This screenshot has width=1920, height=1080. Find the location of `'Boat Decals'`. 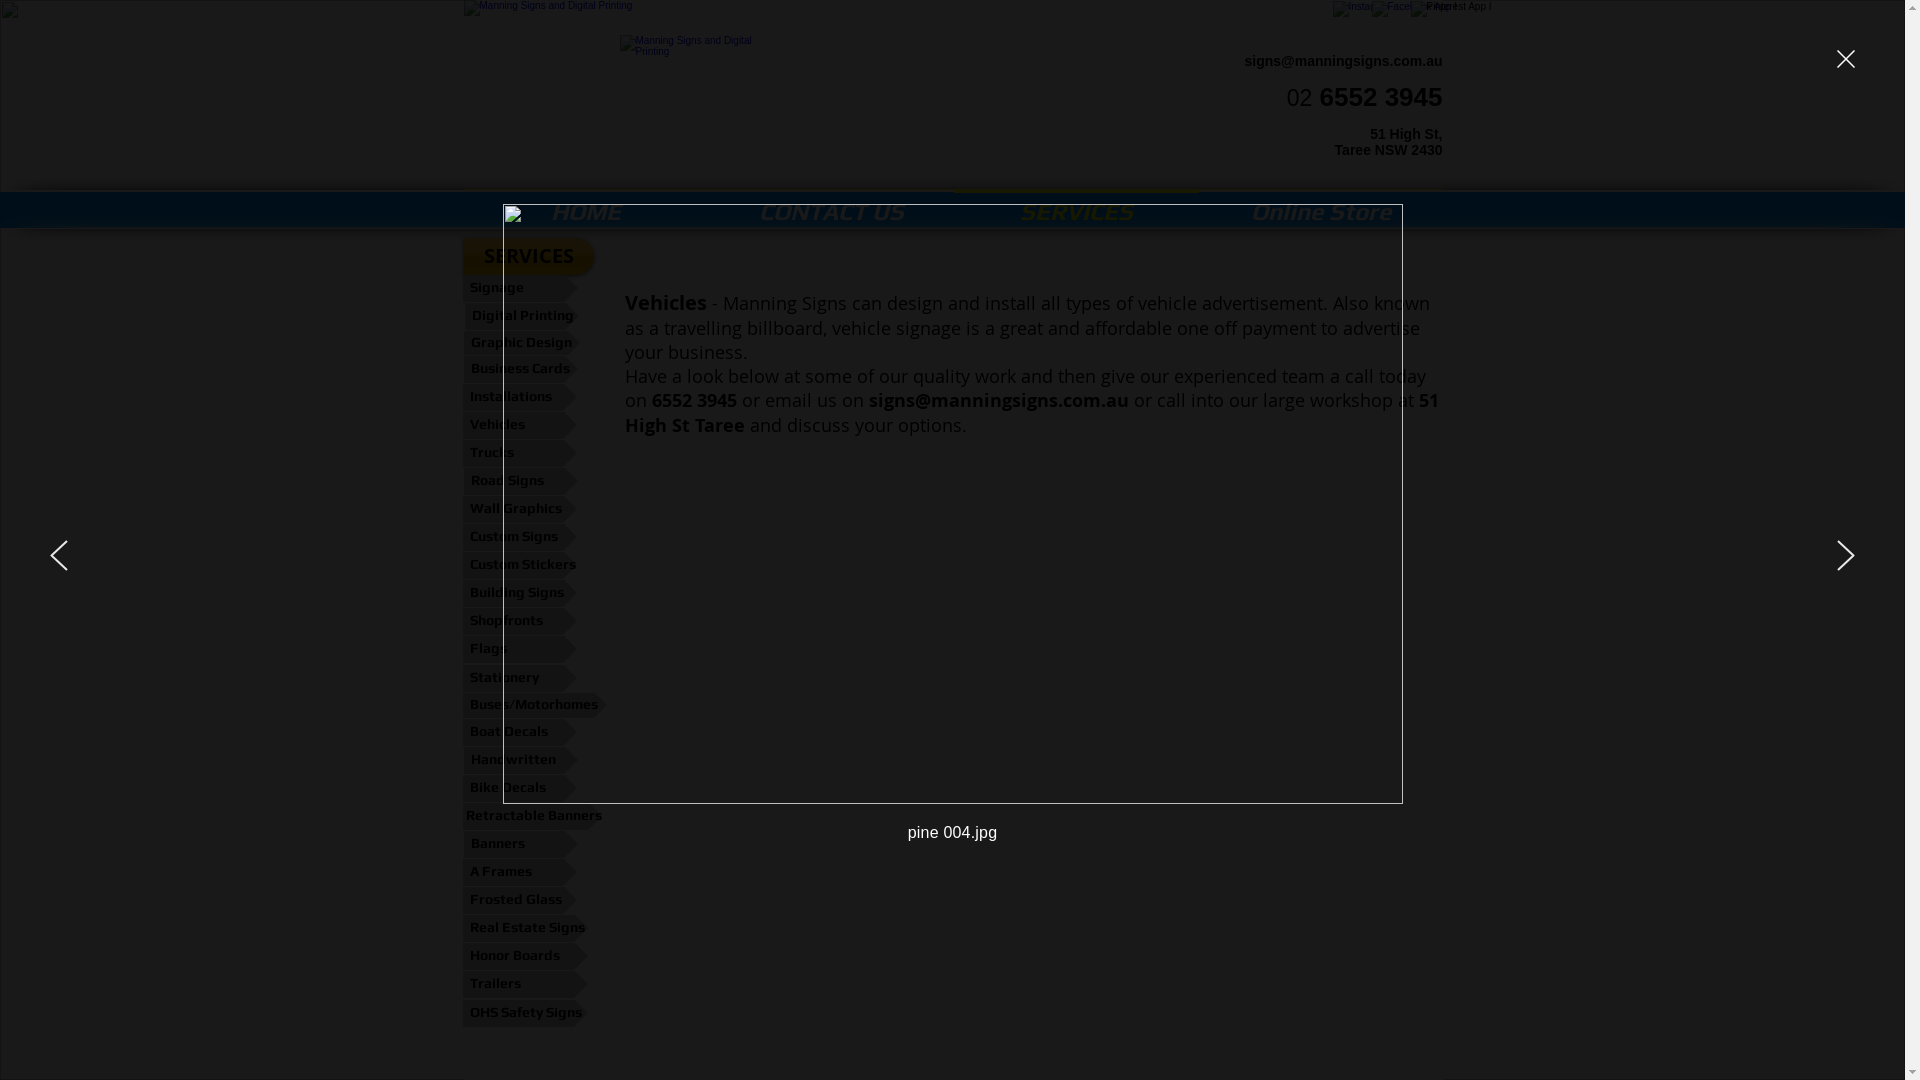

'Boat Decals' is located at coordinates (518, 731).